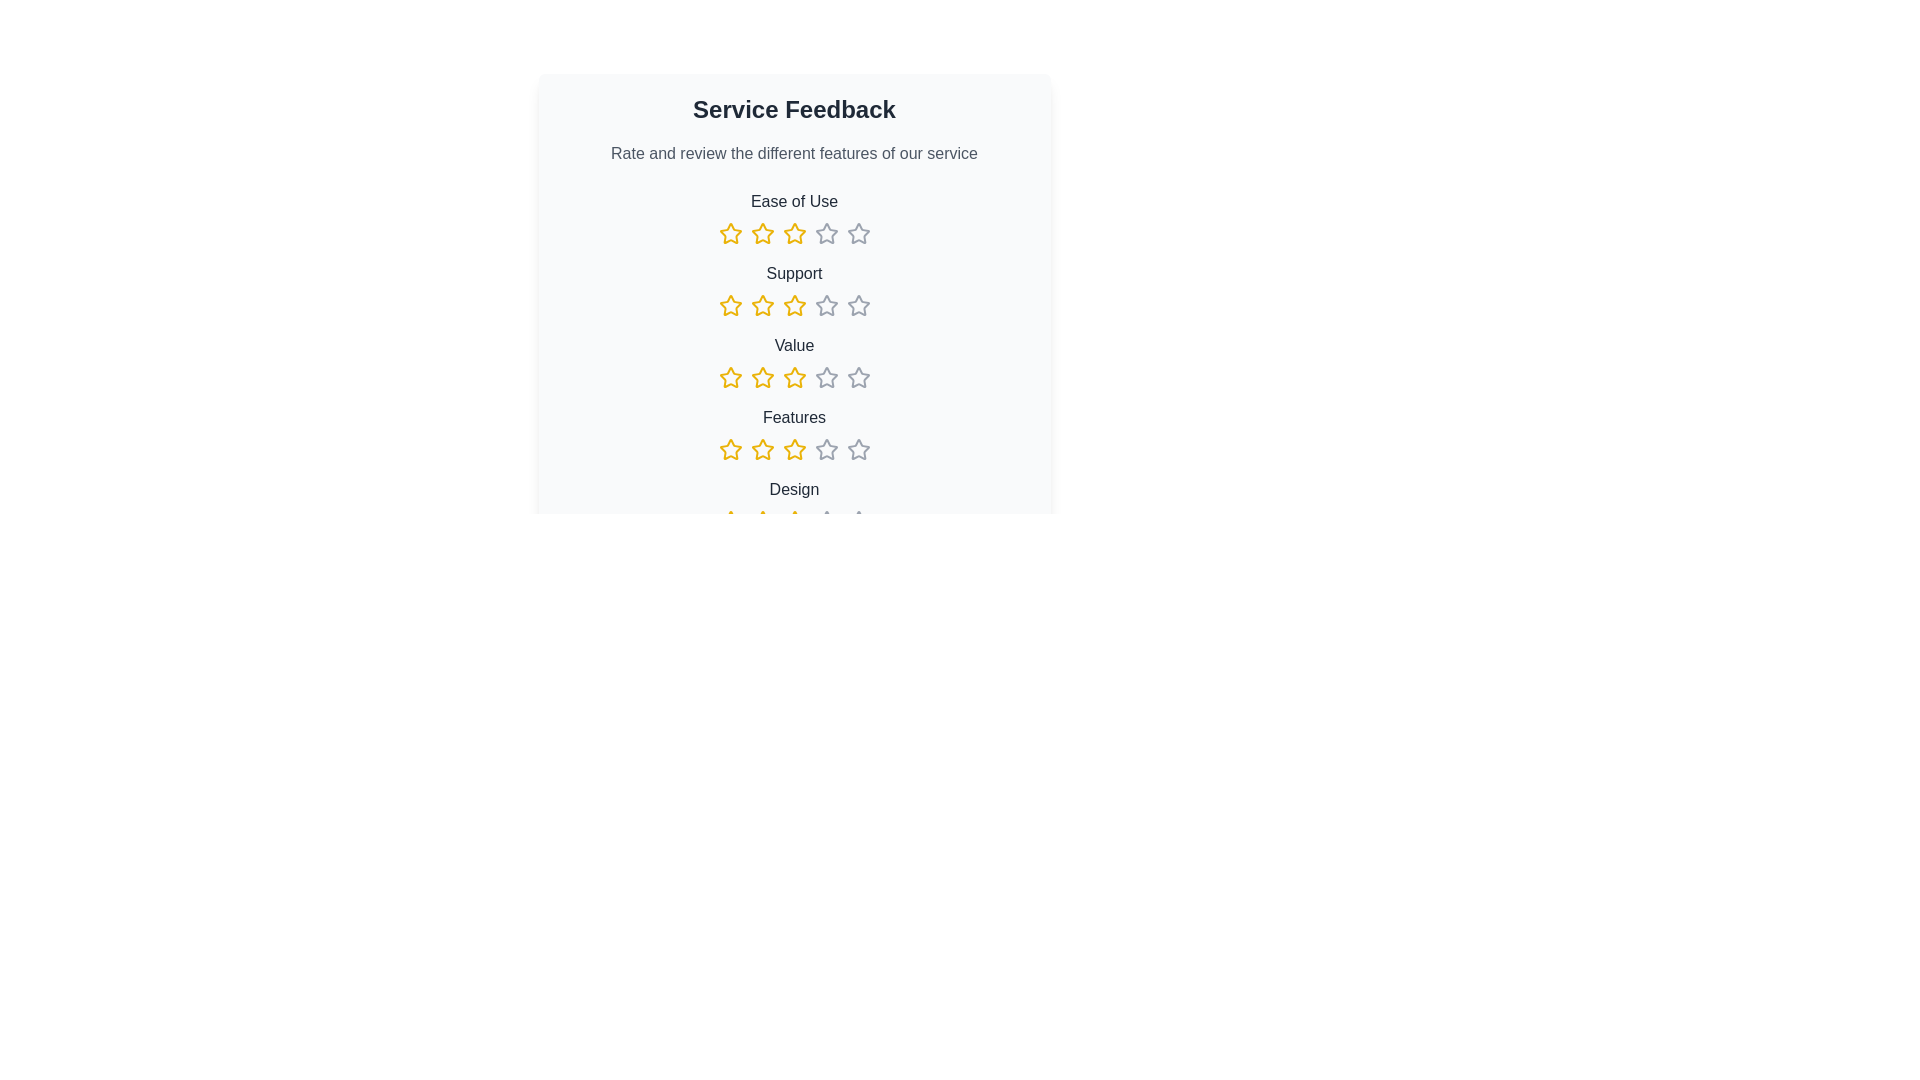  Describe the element at coordinates (761, 520) in the screenshot. I see `the last star in the fifth row of the rating system, which is styled as a yellow, five-pointed star in the 'Design' rating category` at that location.